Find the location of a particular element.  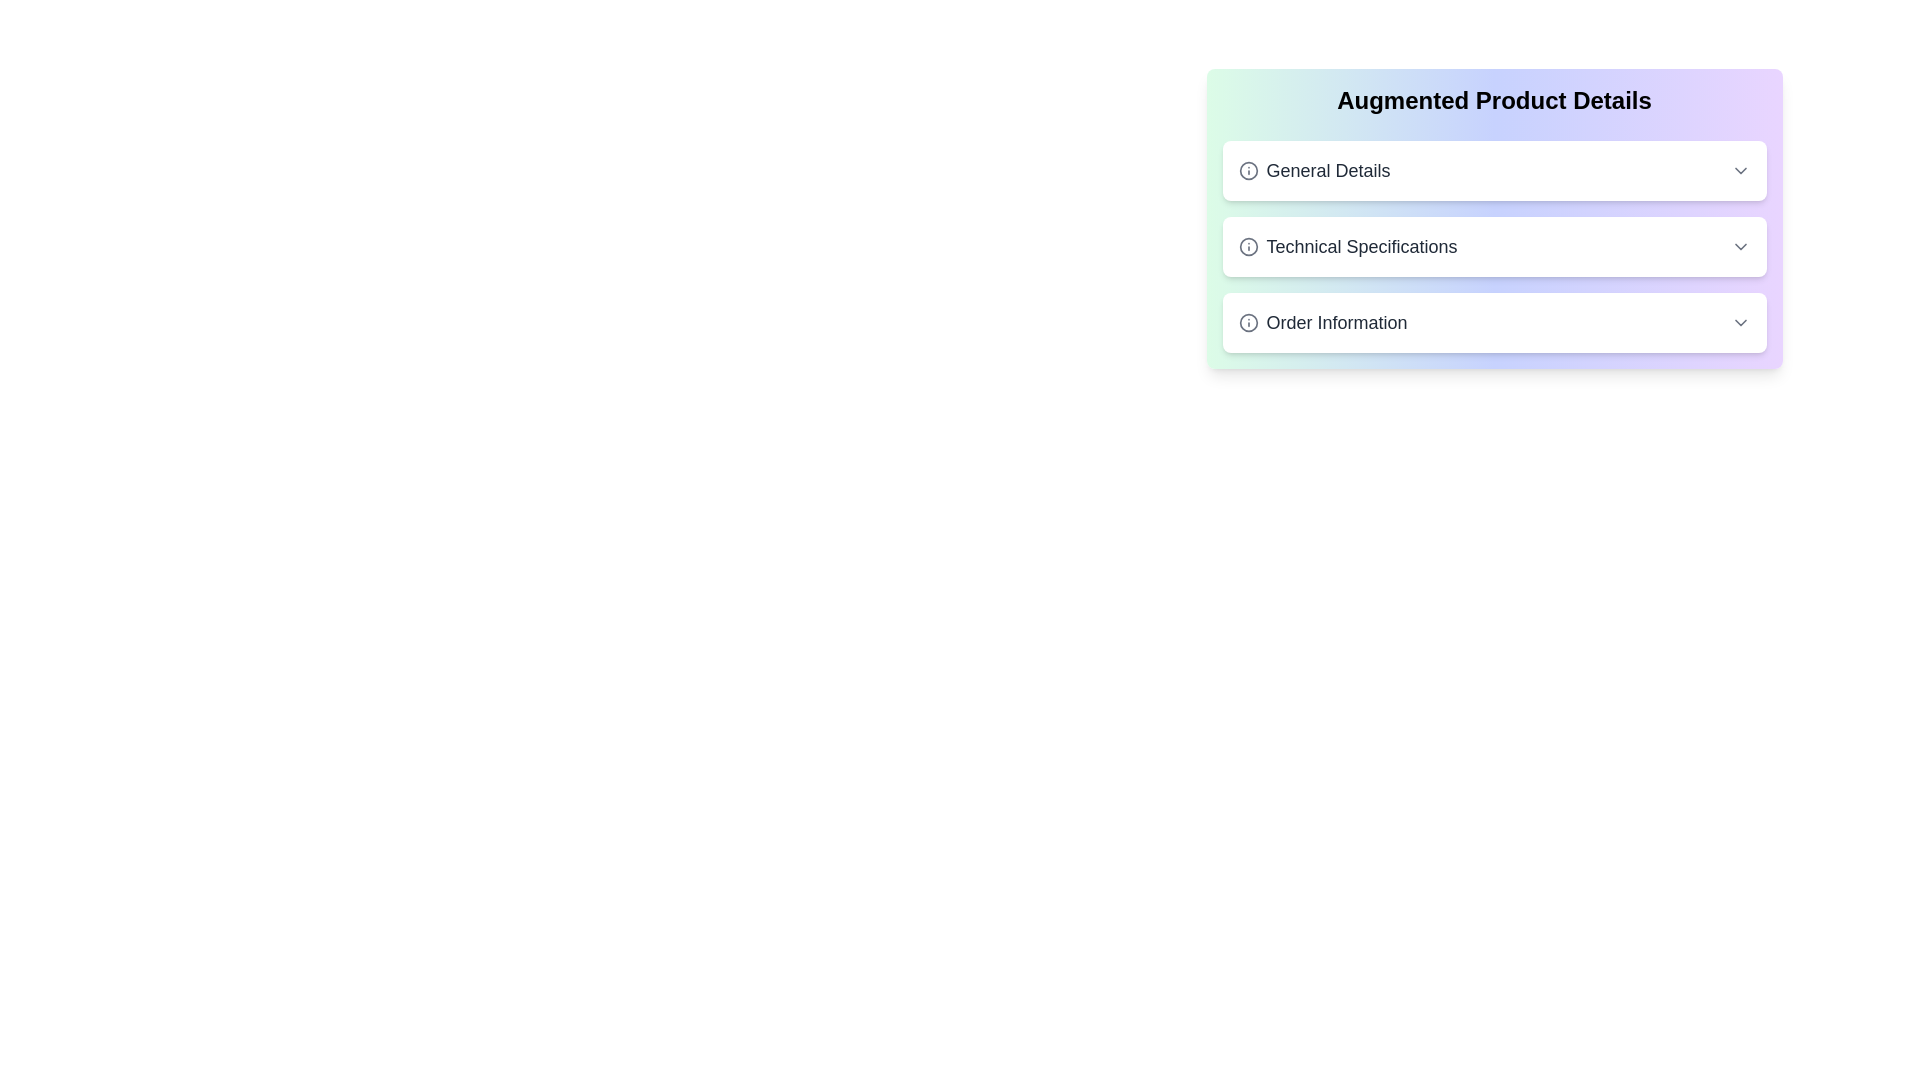

the informational indicator located immediately to the left of the 'Technical Specifications' text label in the sidebar is located at coordinates (1247, 245).